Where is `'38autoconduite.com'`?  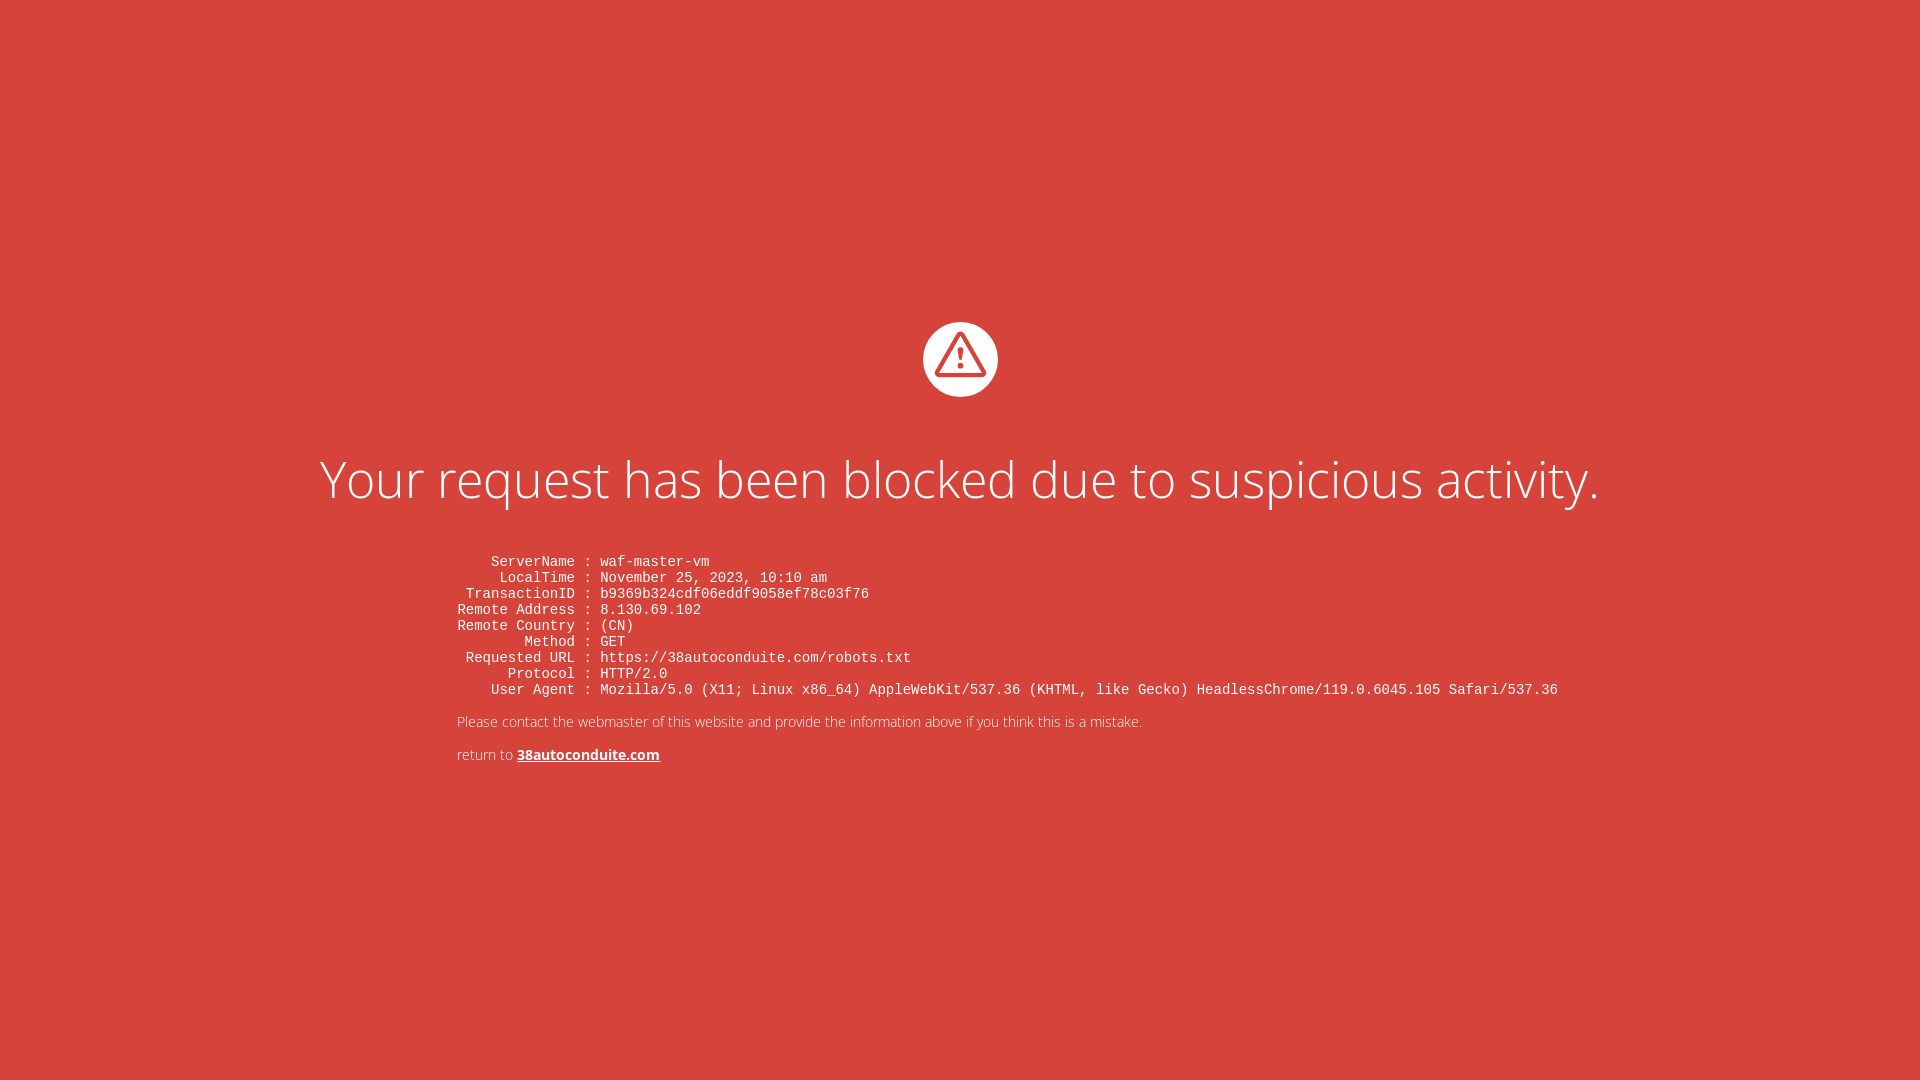 '38autoconduite.com' is located at coordinates (587, 754).